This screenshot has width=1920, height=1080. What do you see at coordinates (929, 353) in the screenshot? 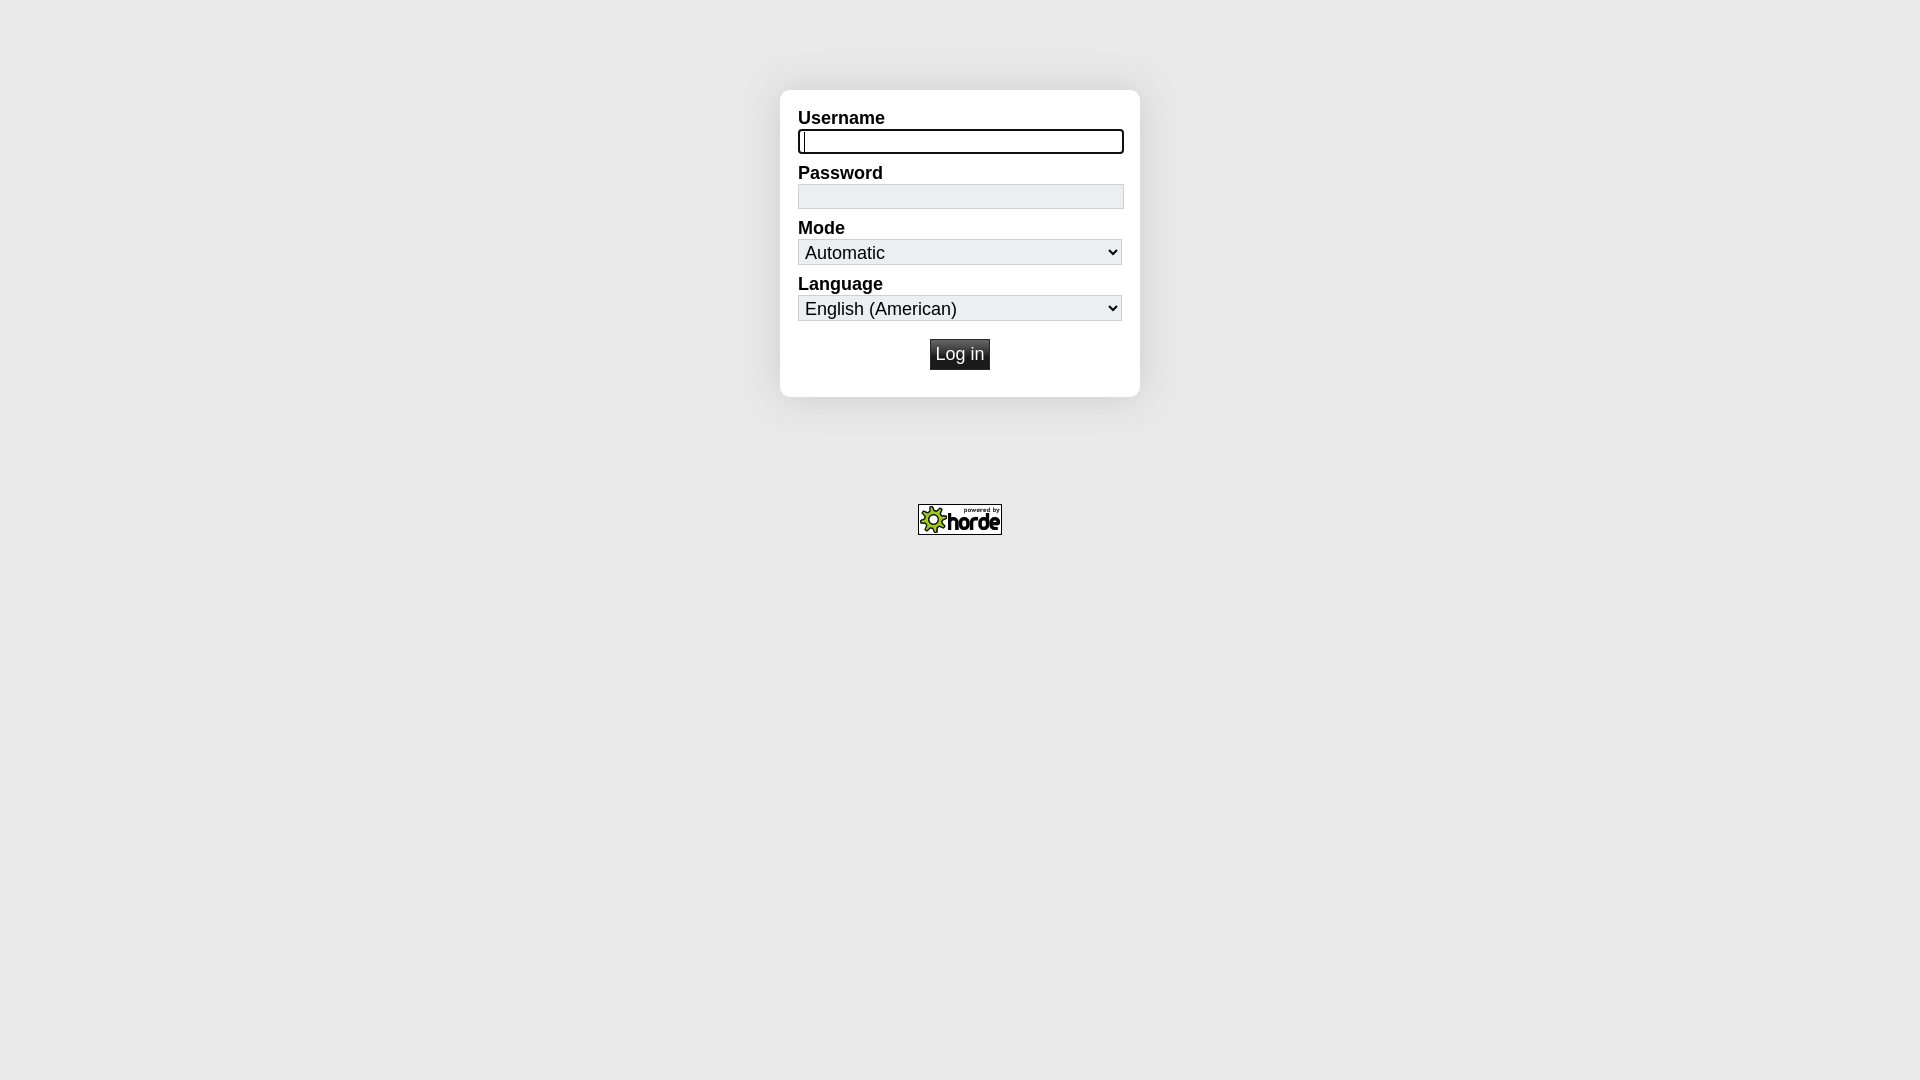
I see `'Log in'` at bounding box center [929, 353].